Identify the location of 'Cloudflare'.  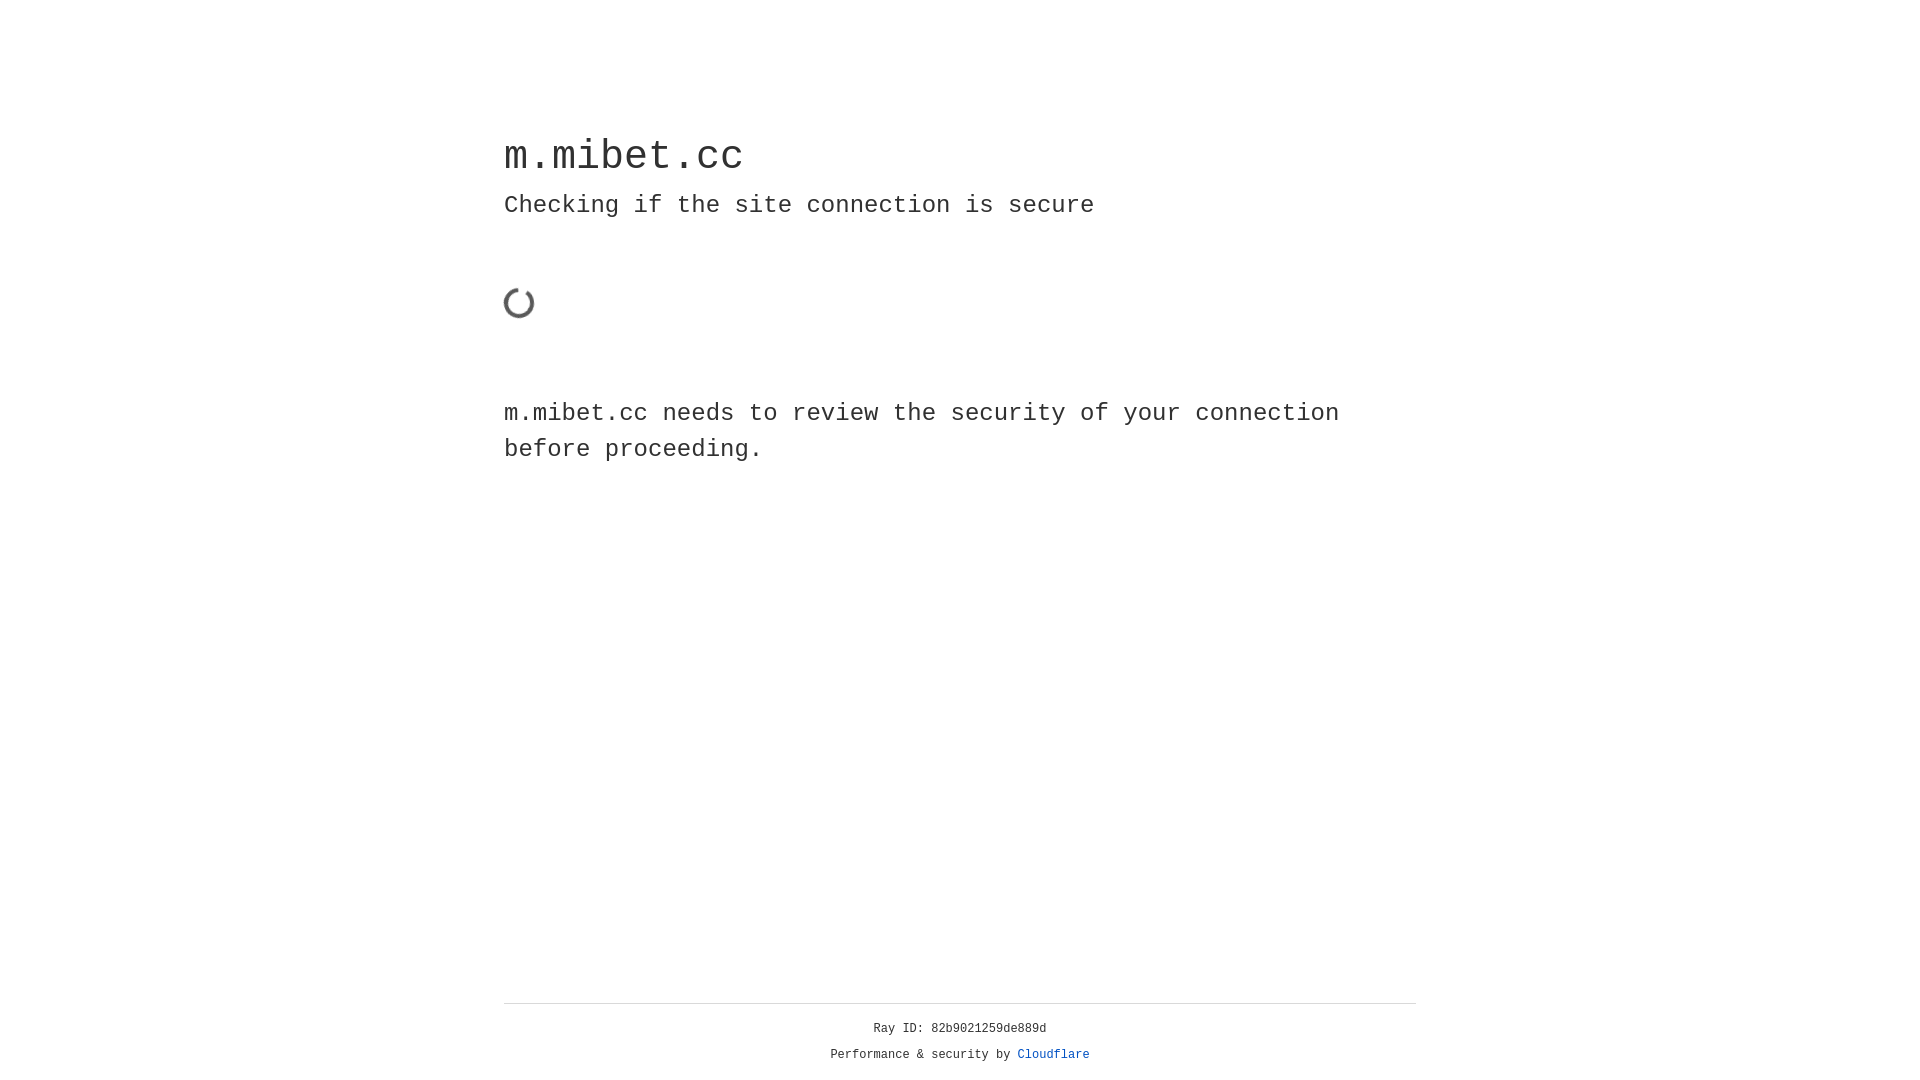
(1017, 1054).